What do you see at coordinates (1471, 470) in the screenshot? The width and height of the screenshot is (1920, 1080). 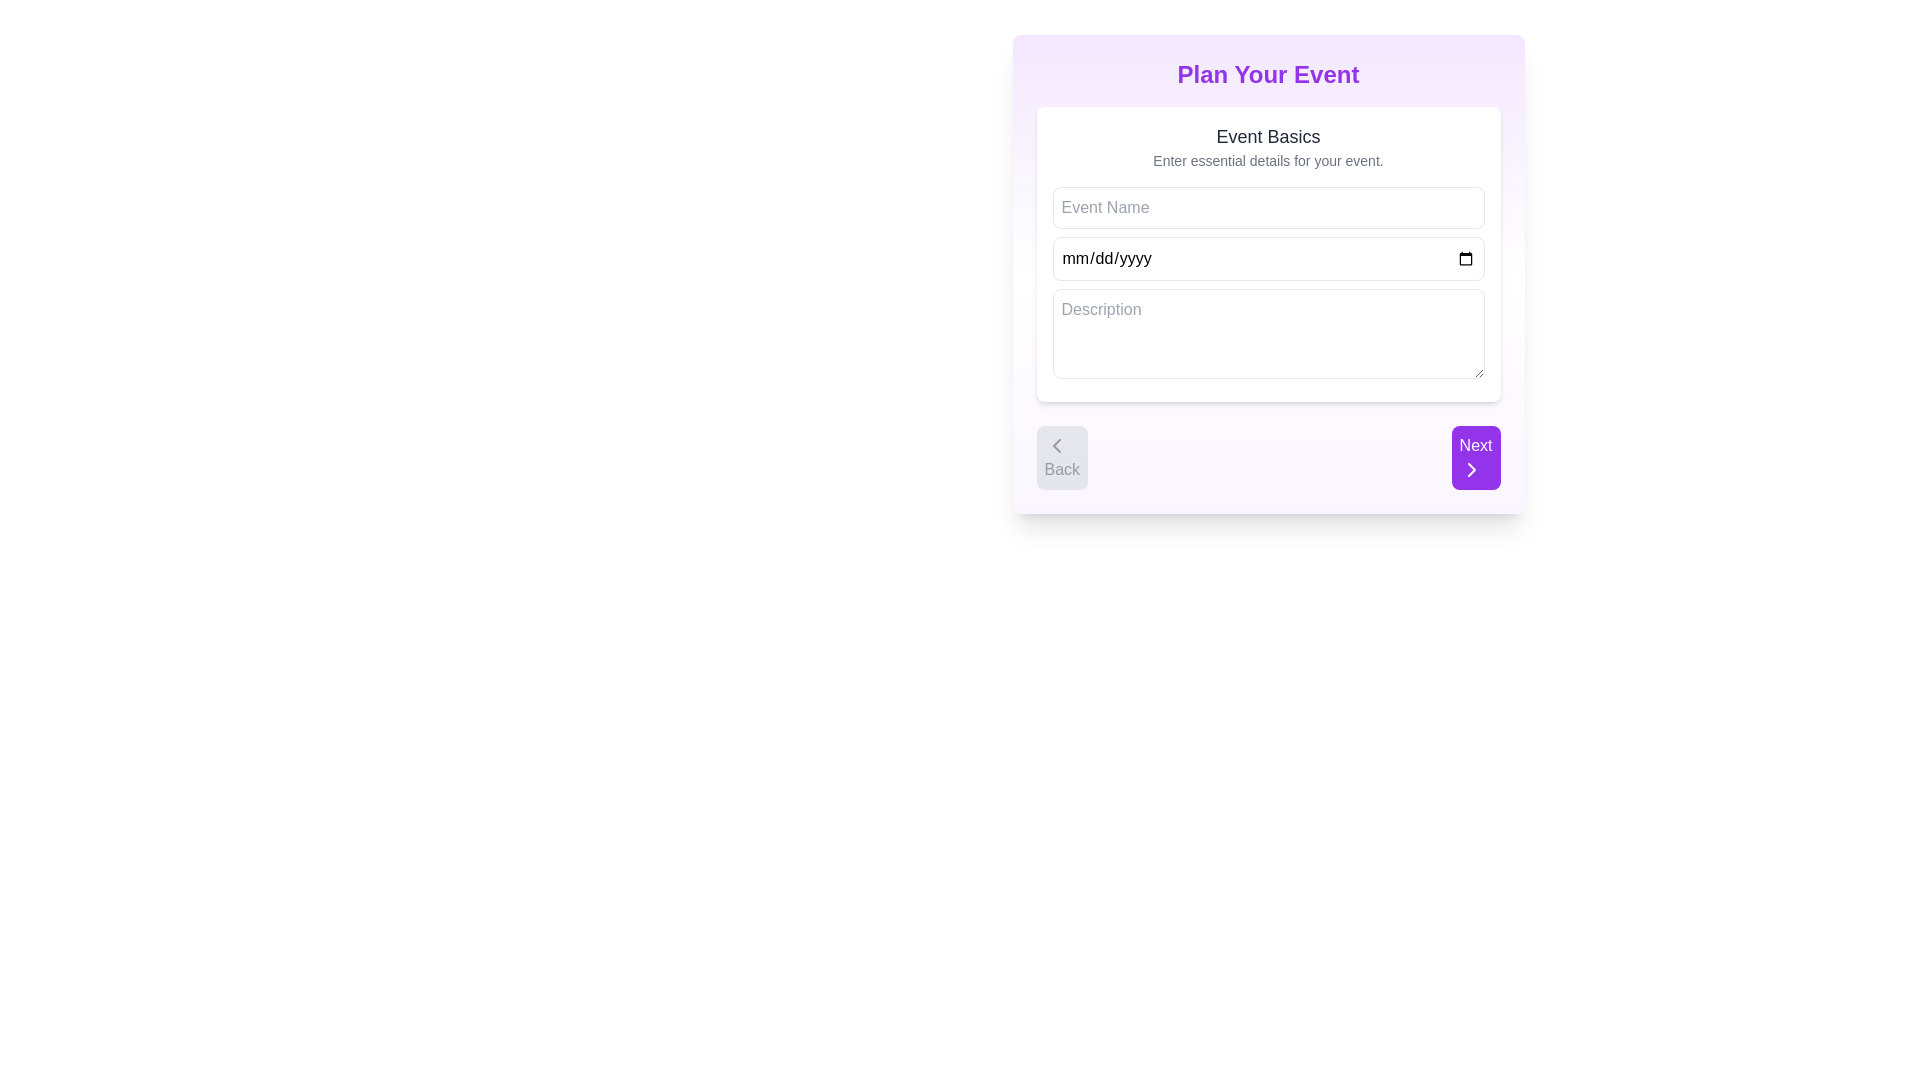 I see `the centered Chevron icon within the 'Next' button located in the lower-right corner of the form interface` at bounding box center [1471, 470].